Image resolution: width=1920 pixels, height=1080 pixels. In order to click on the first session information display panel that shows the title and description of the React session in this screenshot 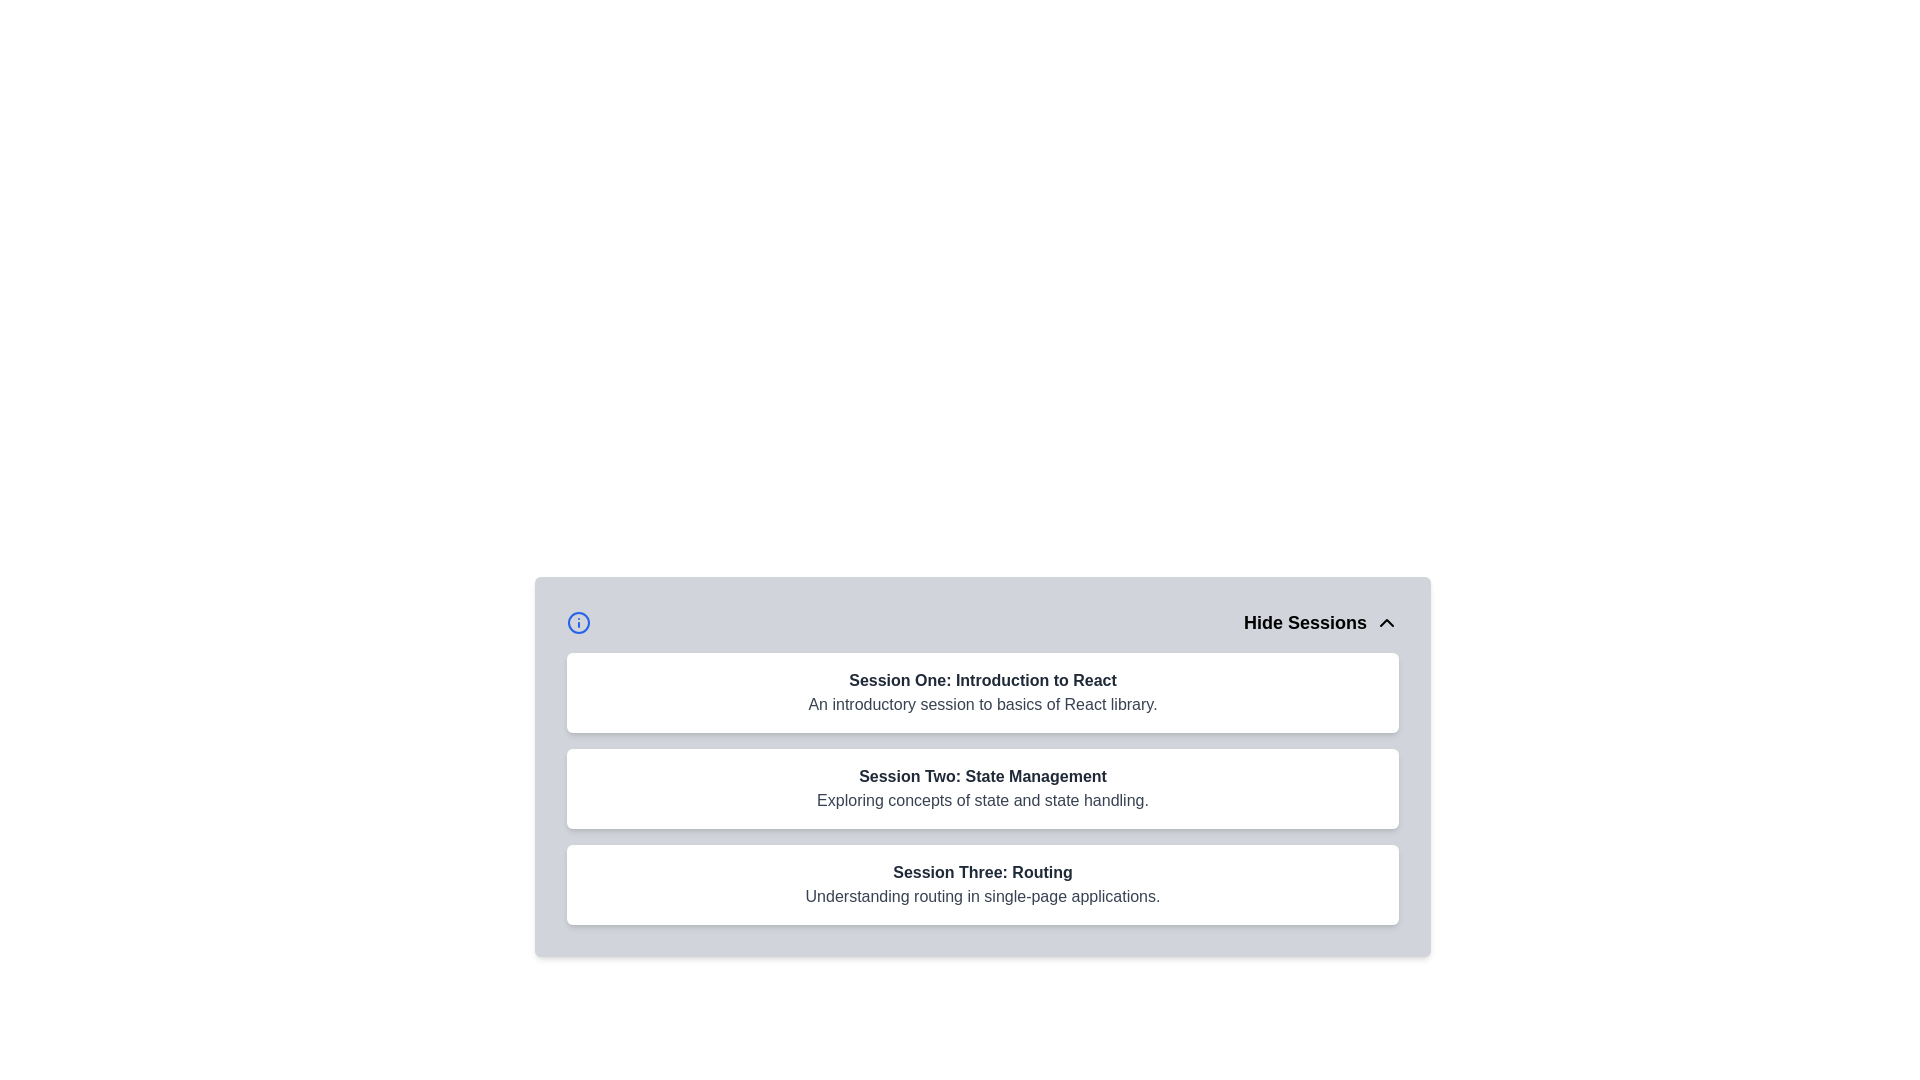, I will do `click(983, 692)`.